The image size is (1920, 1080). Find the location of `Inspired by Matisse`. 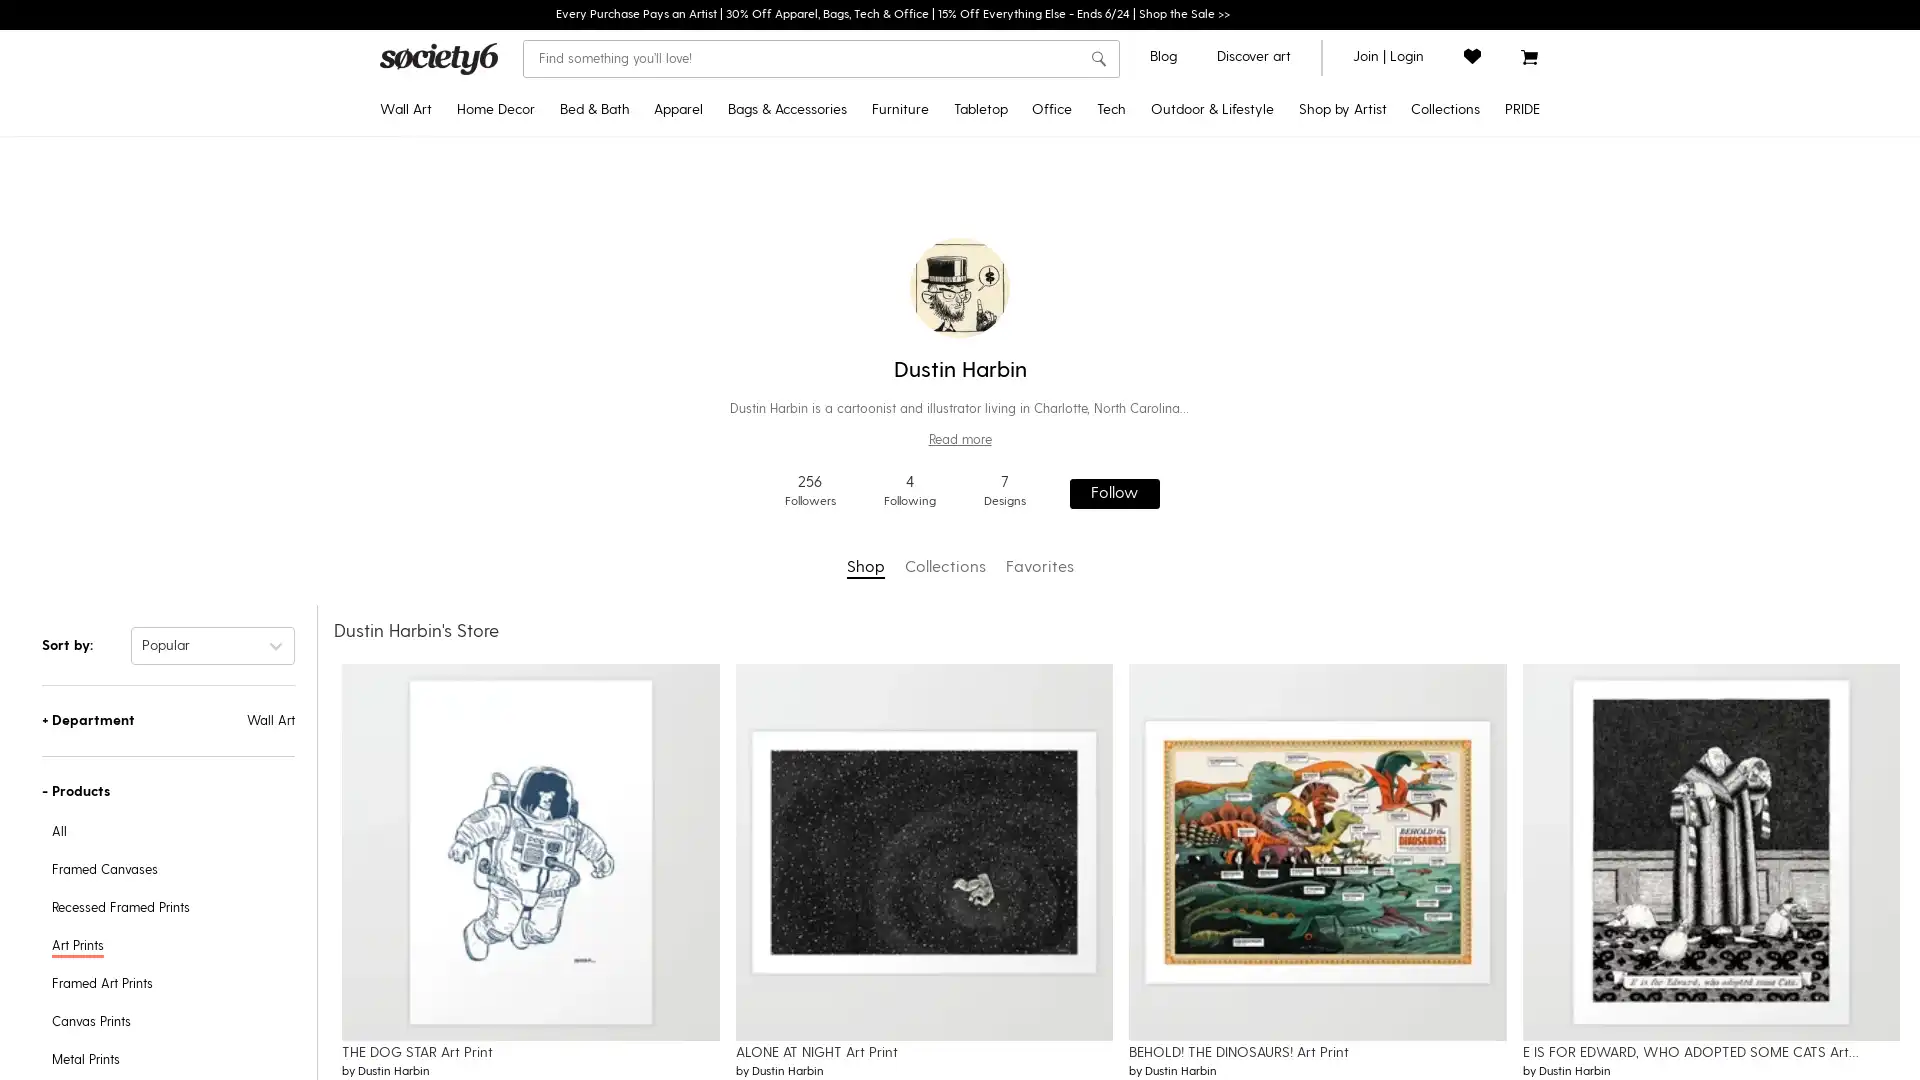

Inspired by Matisse is located at coordinates (1371, 386).